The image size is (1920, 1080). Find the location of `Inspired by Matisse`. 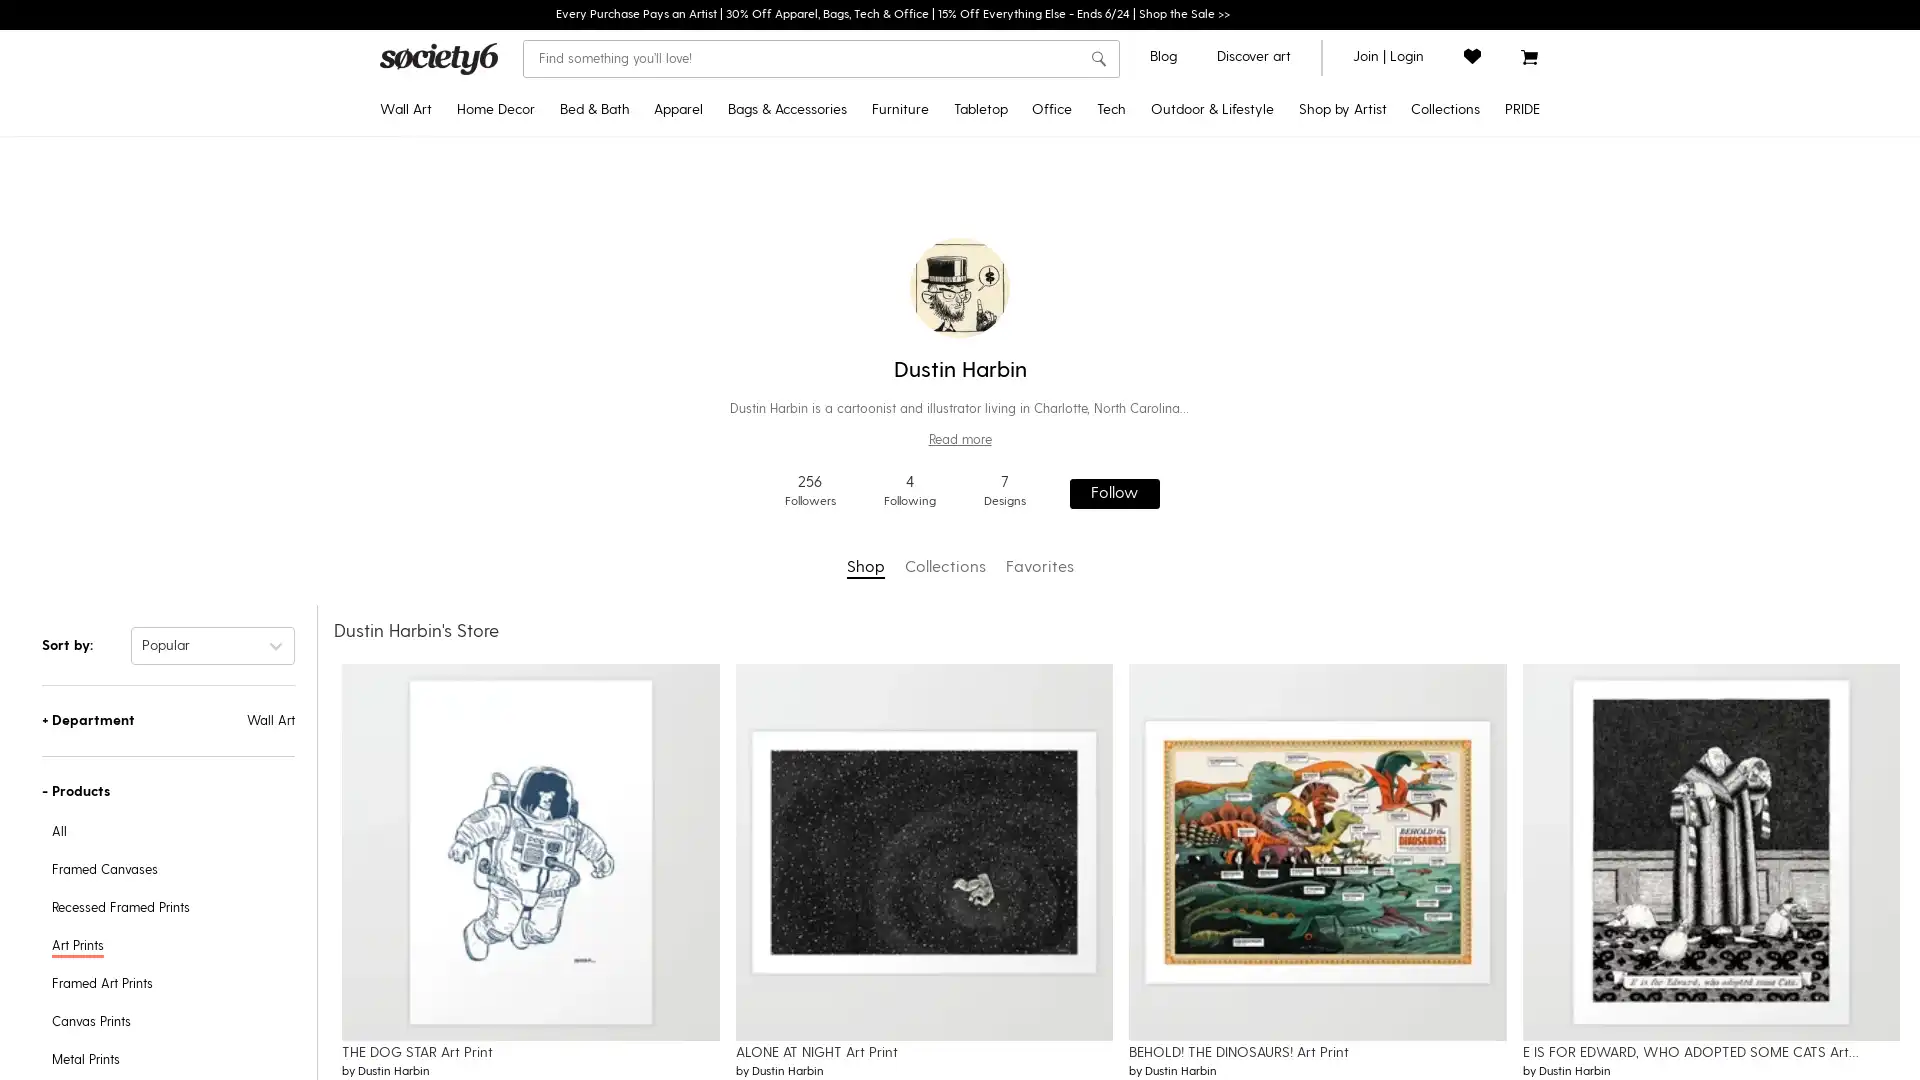

Inspired by Matisse is located at coordinates (1371, 386).